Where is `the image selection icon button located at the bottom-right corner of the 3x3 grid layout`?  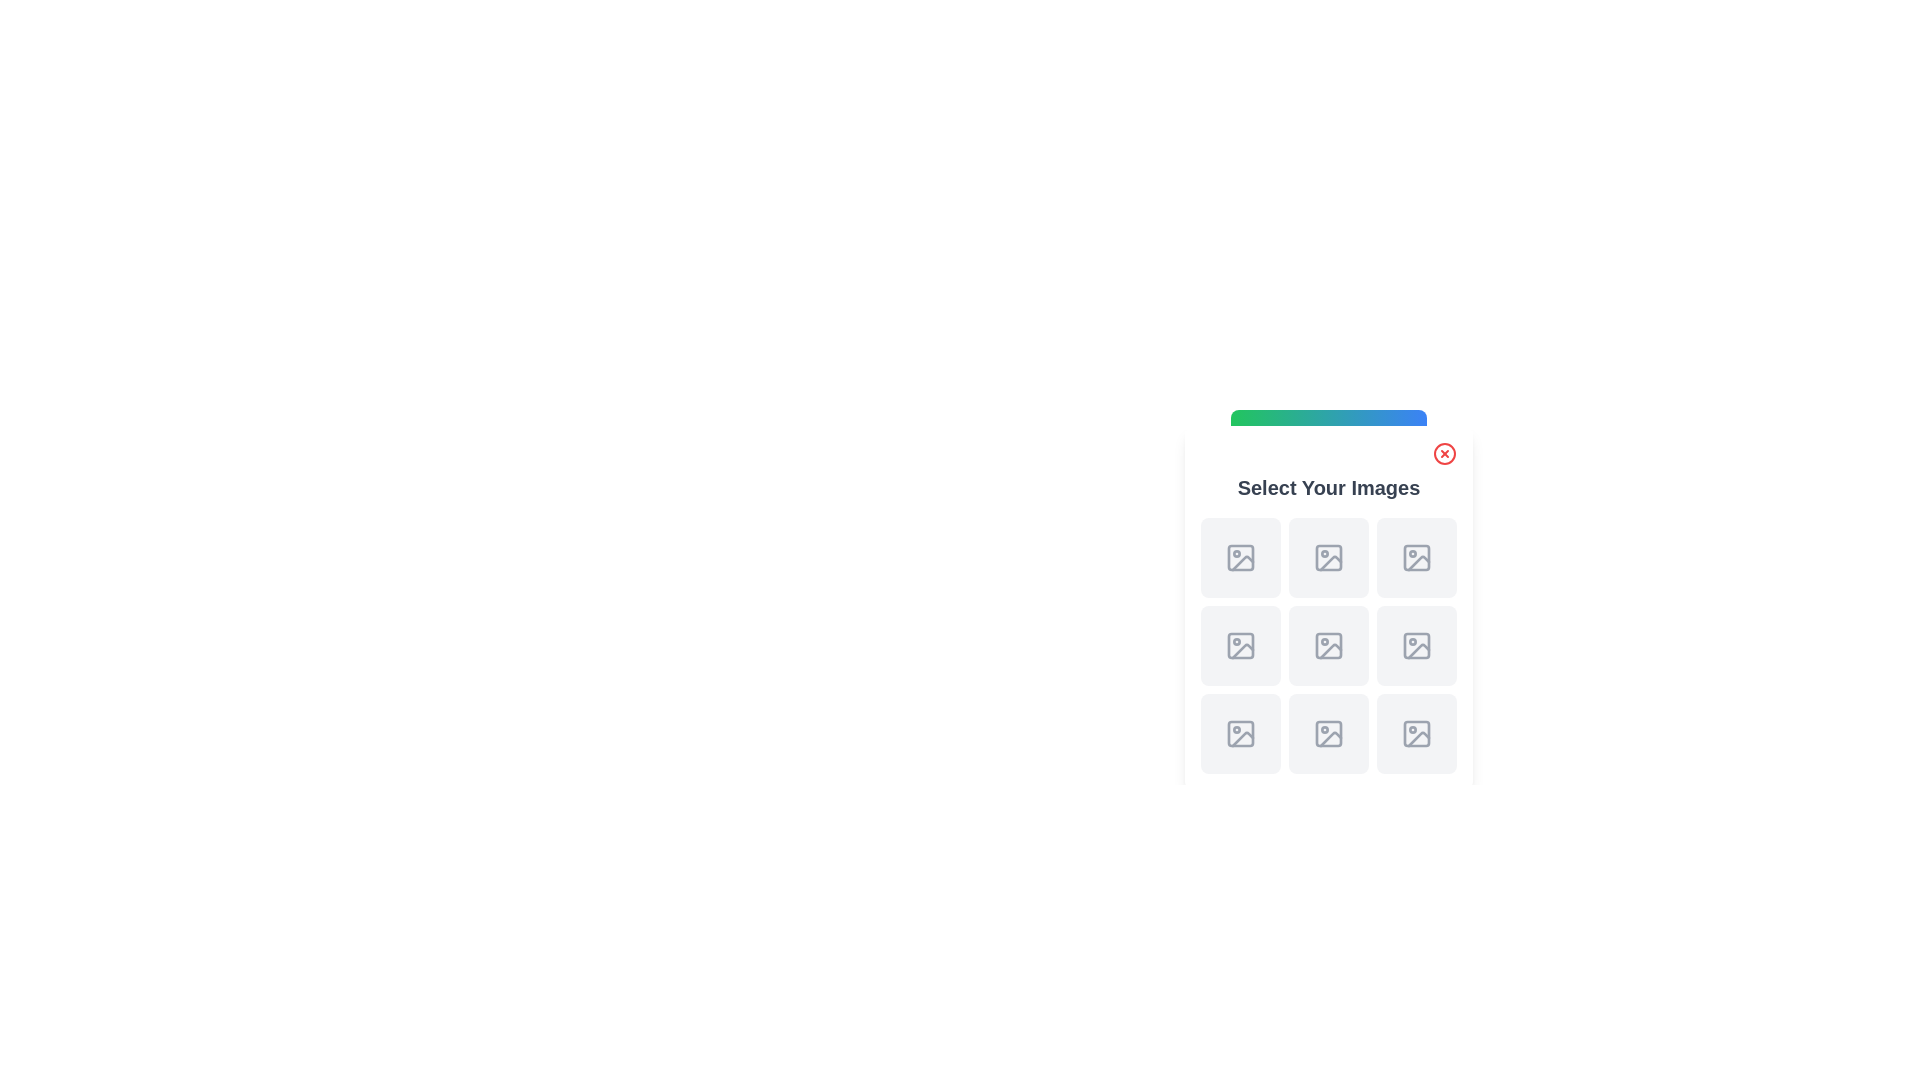 the image selection icon button located at the bottom-right corner of the 3x3 grid layout is located at coordinates (1415, 558).